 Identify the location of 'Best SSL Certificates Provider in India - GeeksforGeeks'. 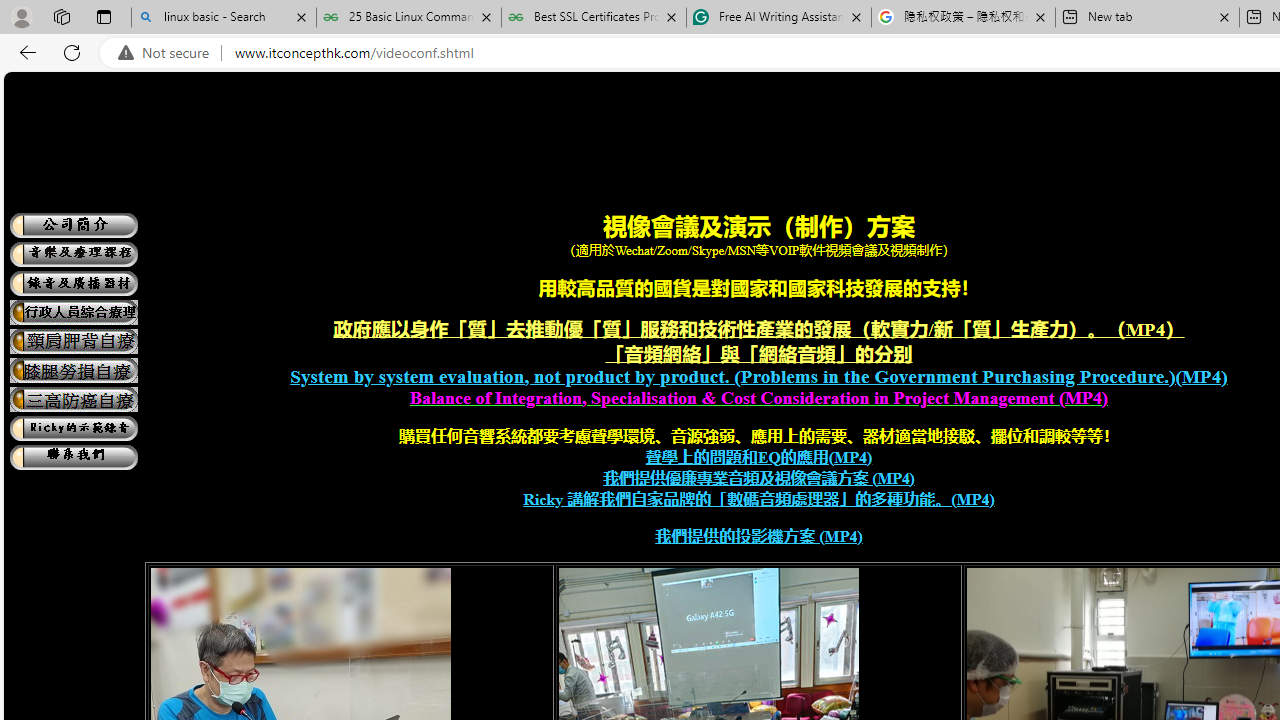
(592, 17).